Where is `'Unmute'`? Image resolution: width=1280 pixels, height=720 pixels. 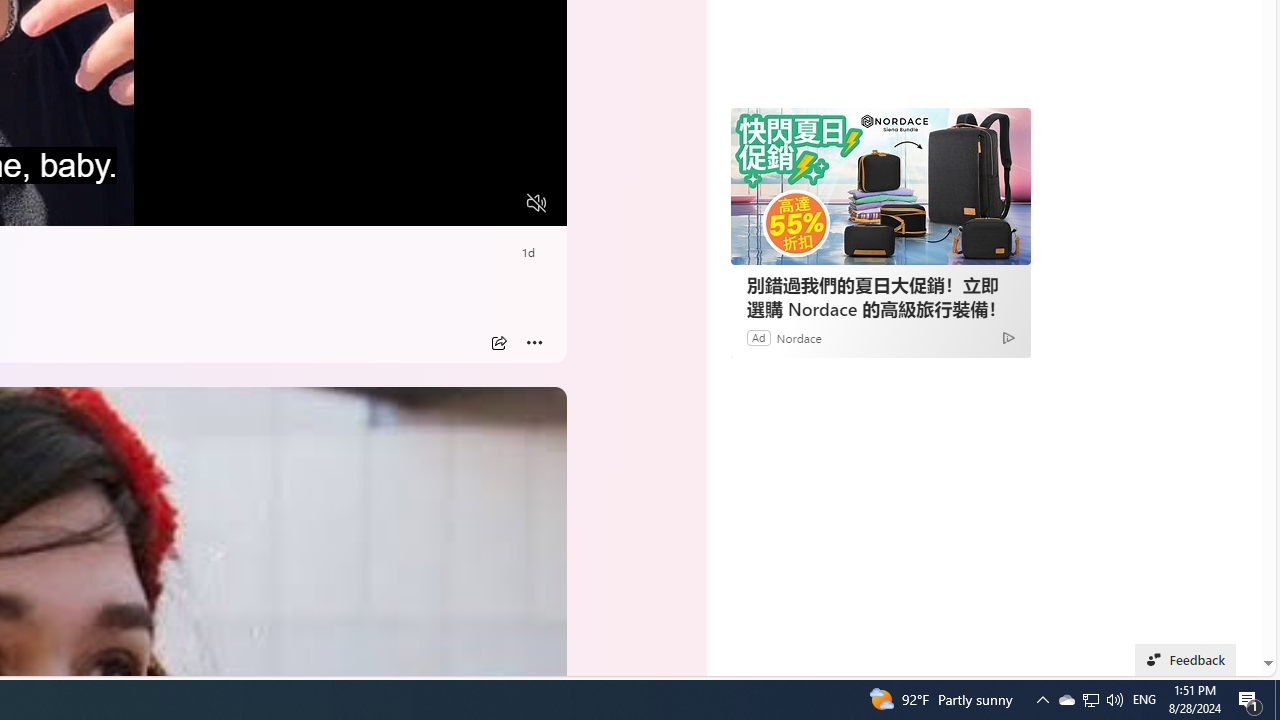
'Unmute' is located at coordinates (536, 203).